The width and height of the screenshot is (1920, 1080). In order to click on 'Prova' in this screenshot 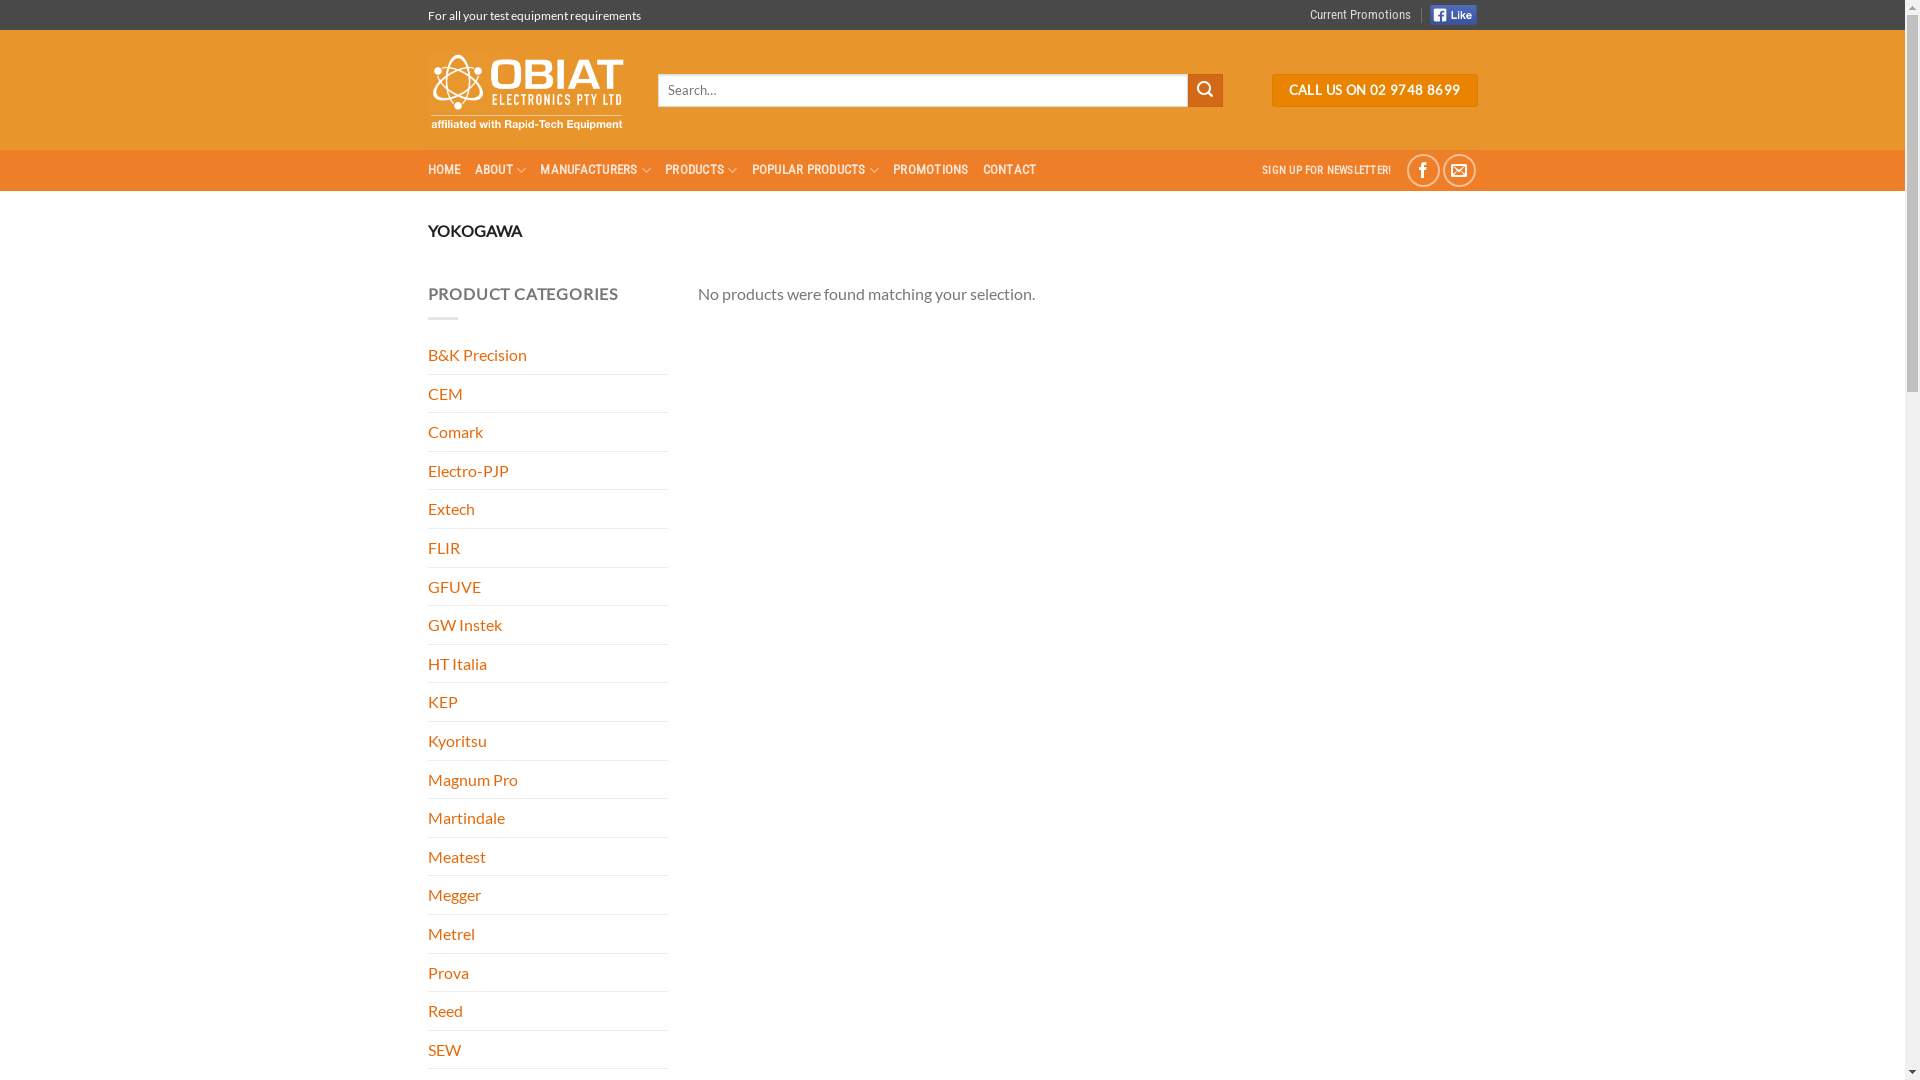, I will do `click(547, 971)`.